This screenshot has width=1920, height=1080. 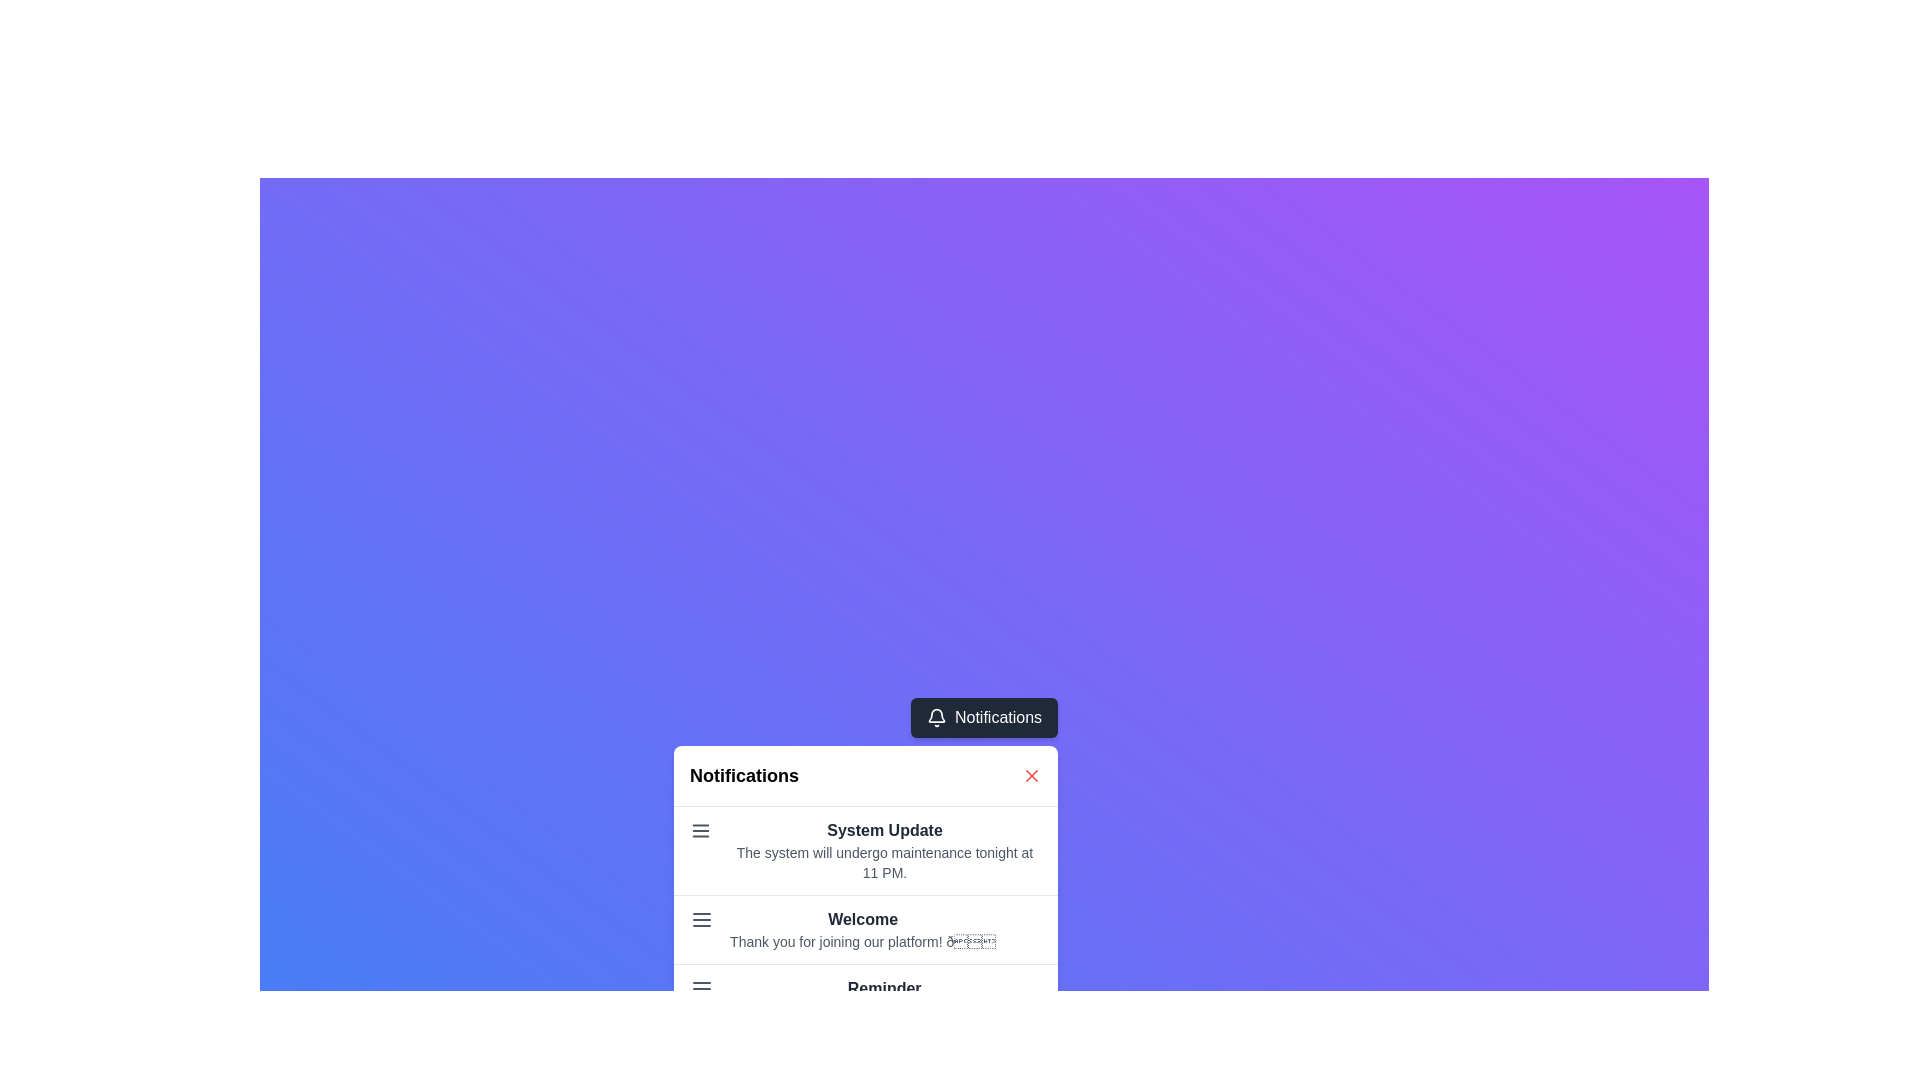 I want to click on the menu icon associated with the 'System Update' notification located in the notification panel, so click(x=700, y=830).